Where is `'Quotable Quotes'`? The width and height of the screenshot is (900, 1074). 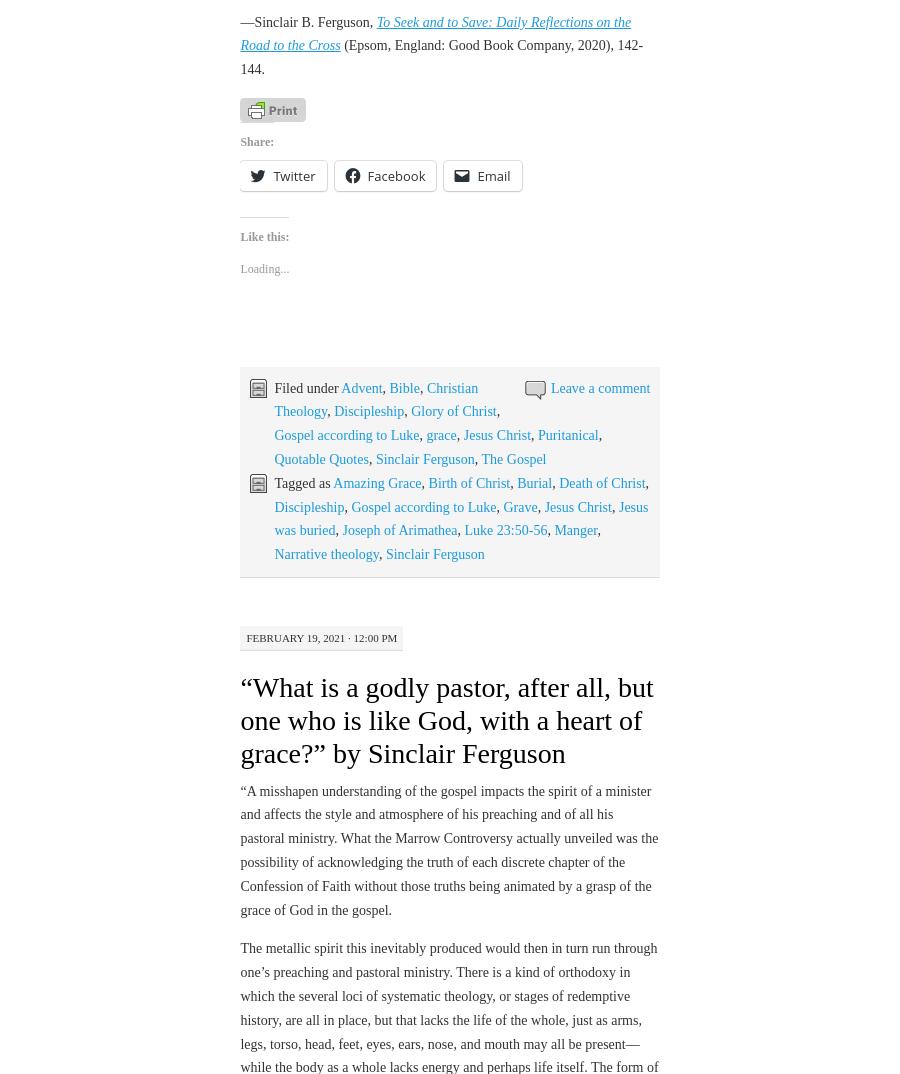 'Quotable Quotes' is located at coordinates (320, 404).